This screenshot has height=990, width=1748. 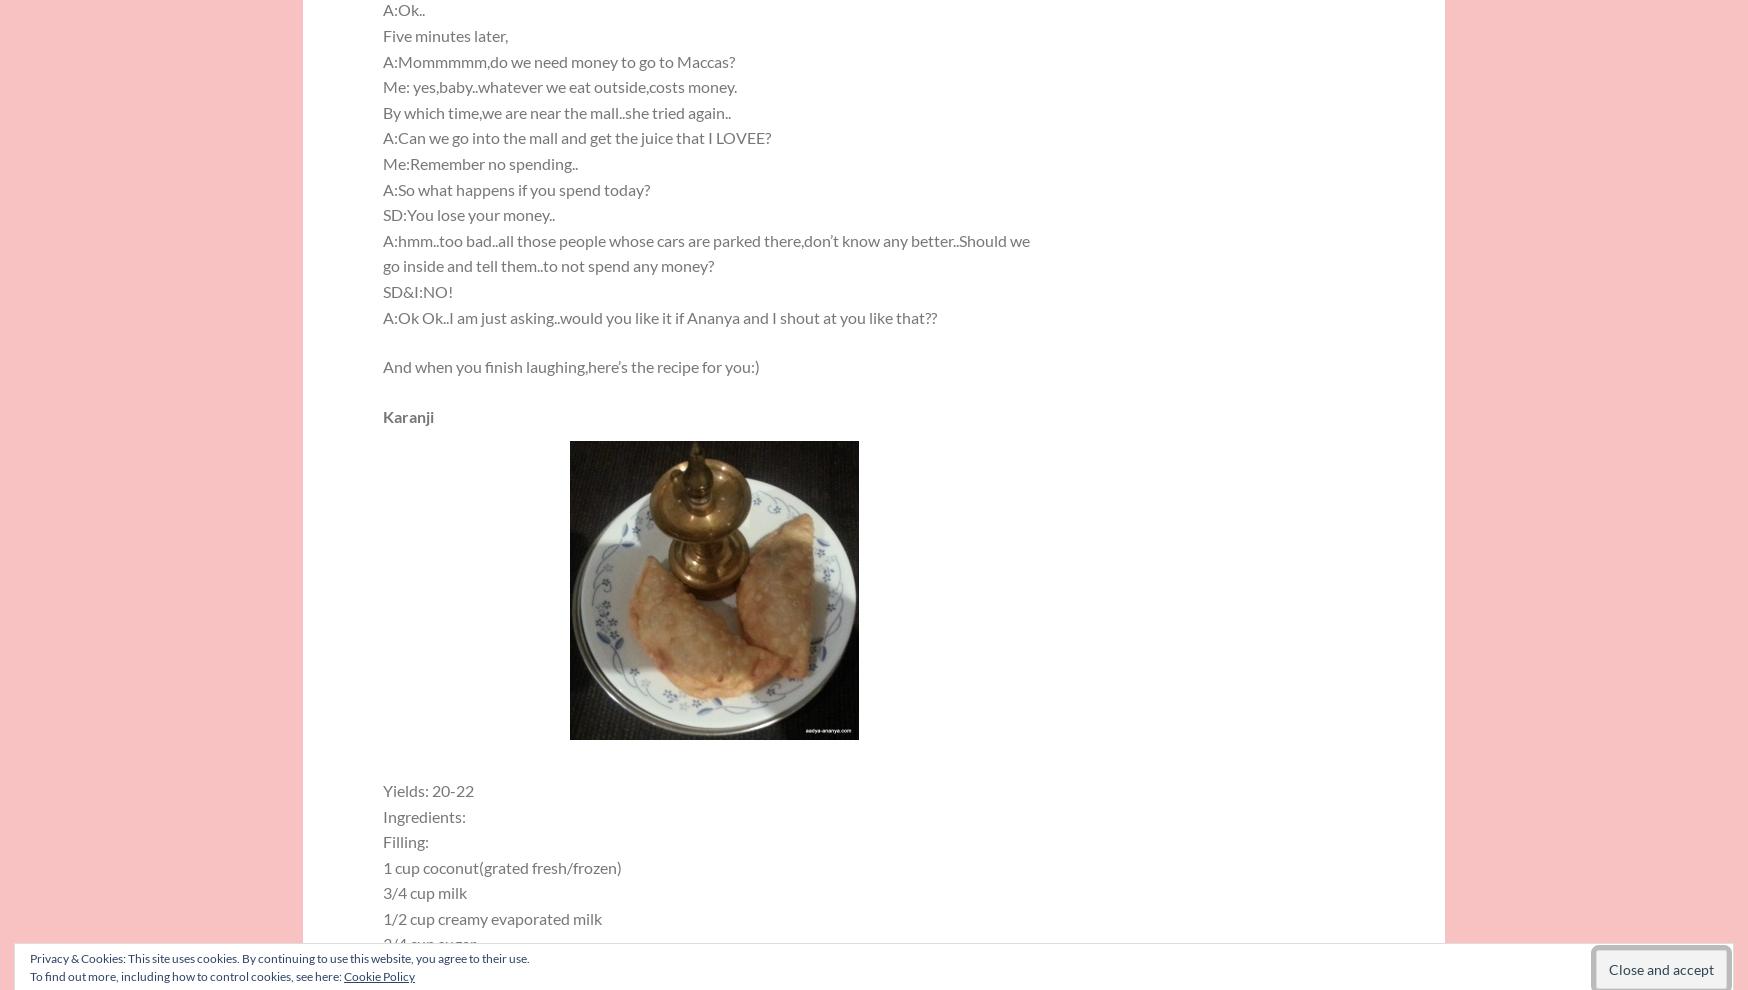 What do you see at coordinates (422, 969) in the screenshot?
I see `'nuts,raisins'` at bounding box center [422, 969].